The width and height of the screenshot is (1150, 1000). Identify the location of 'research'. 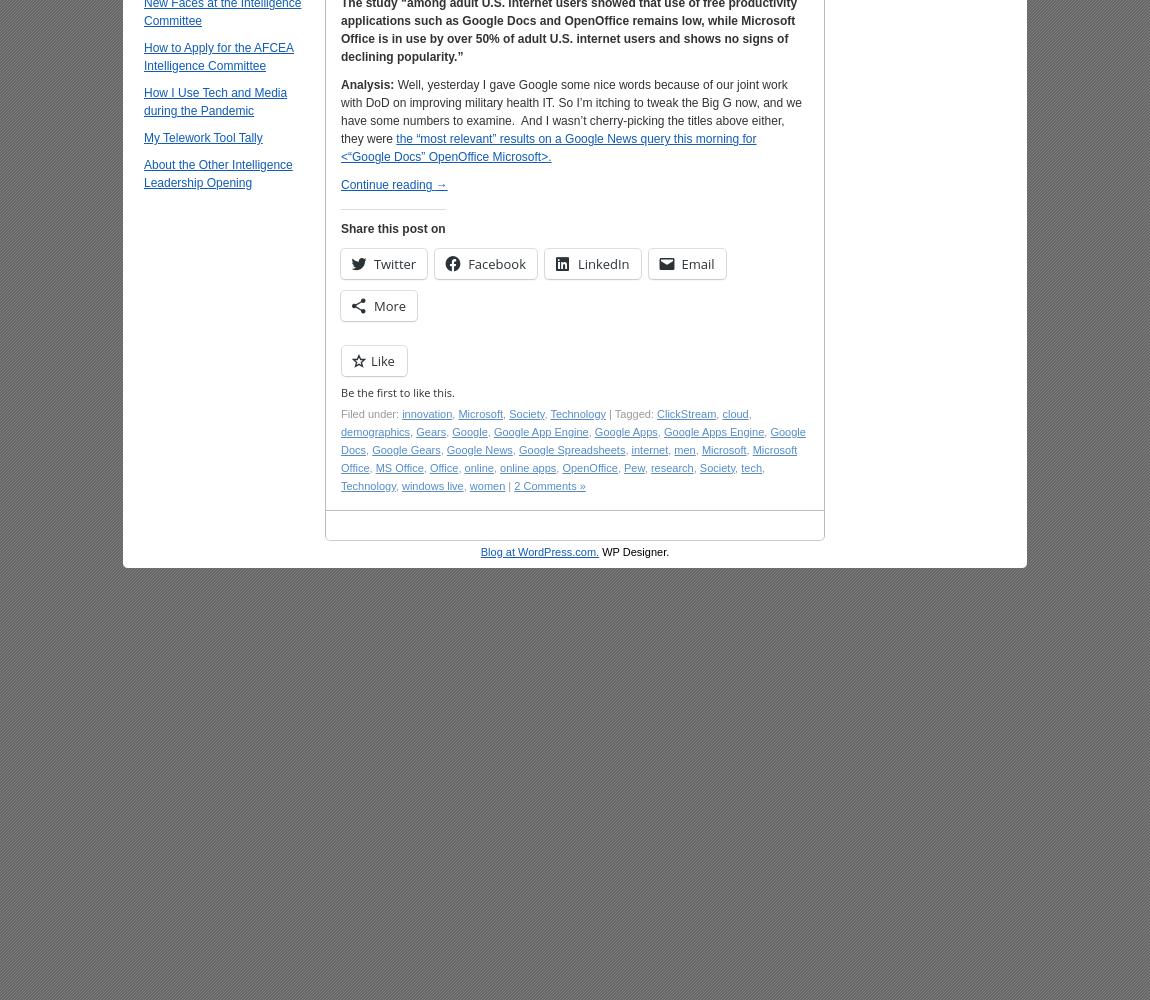
(648, 466).